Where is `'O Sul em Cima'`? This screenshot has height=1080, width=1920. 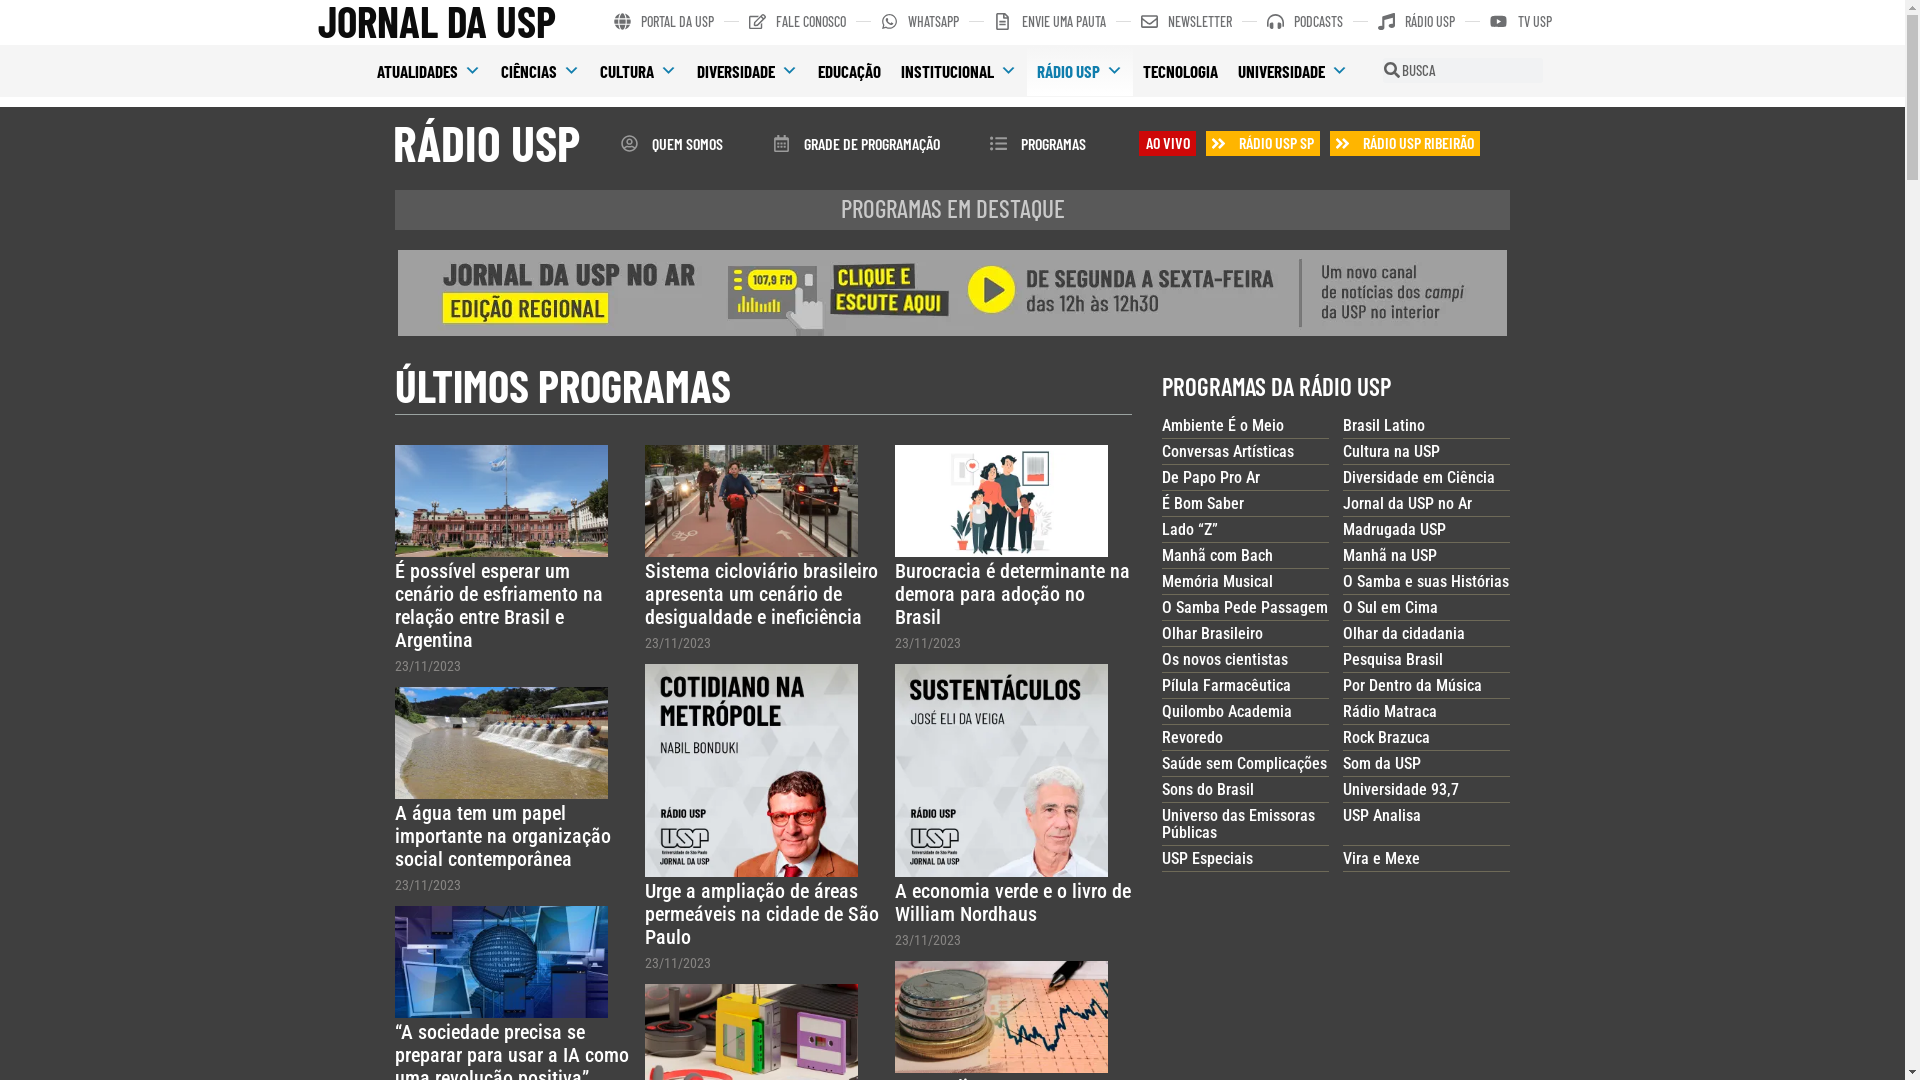
'O Sul em Cima' is located at coordinates (1389, 606).